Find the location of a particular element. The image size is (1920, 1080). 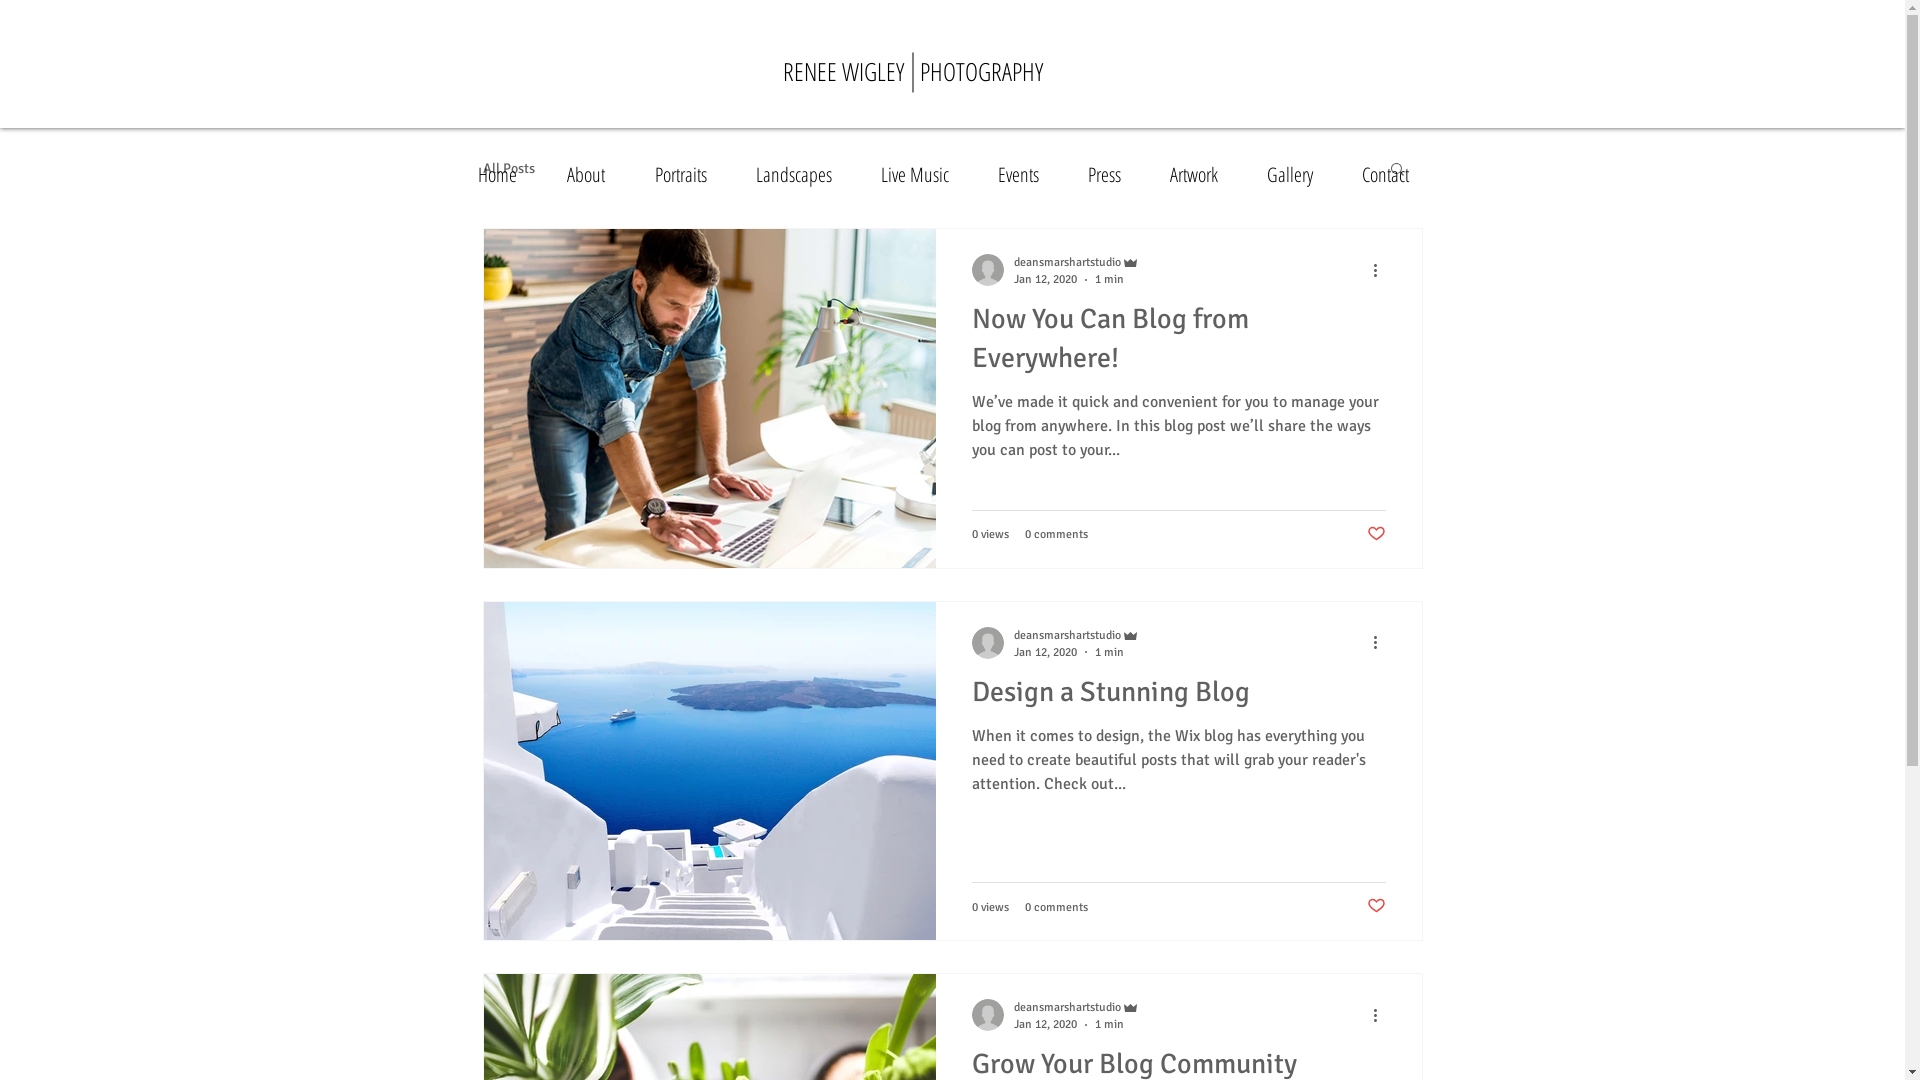

'Contact' is located at coordinates (1392, 173).